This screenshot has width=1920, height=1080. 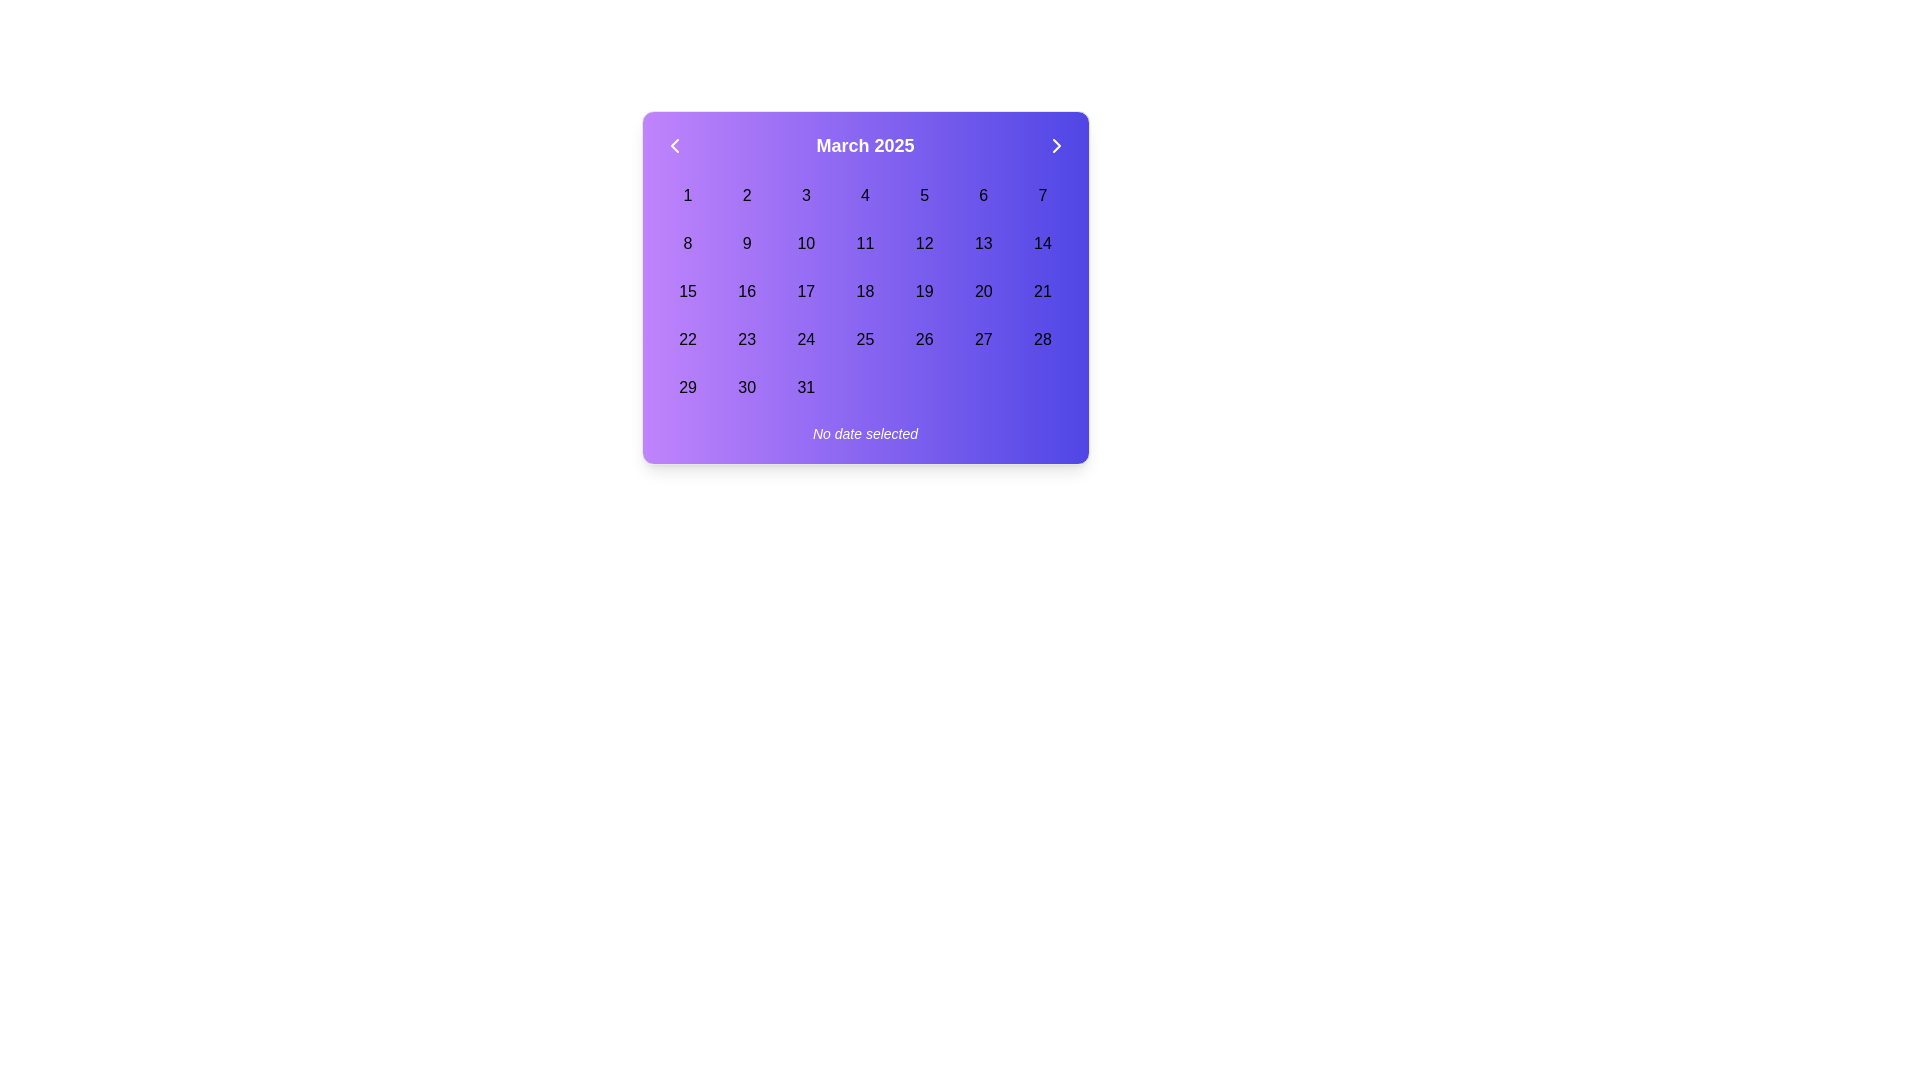 What do you see at coordinates (687, 196) in the screenshot?
I see `the small circular button with the numeral '1' located in the top-left corner of the calendar grid` at bounding box center [687, 196].